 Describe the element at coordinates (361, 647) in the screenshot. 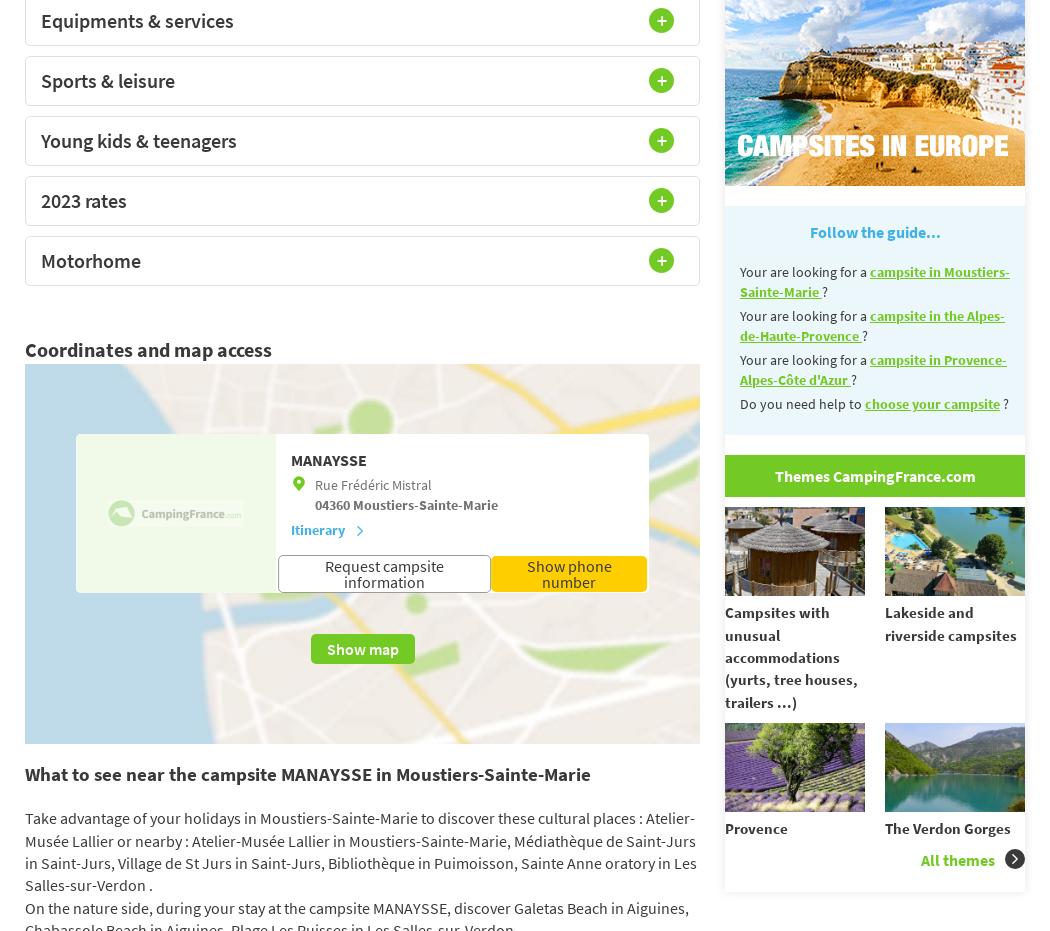

I see `'Show map'` at that location.